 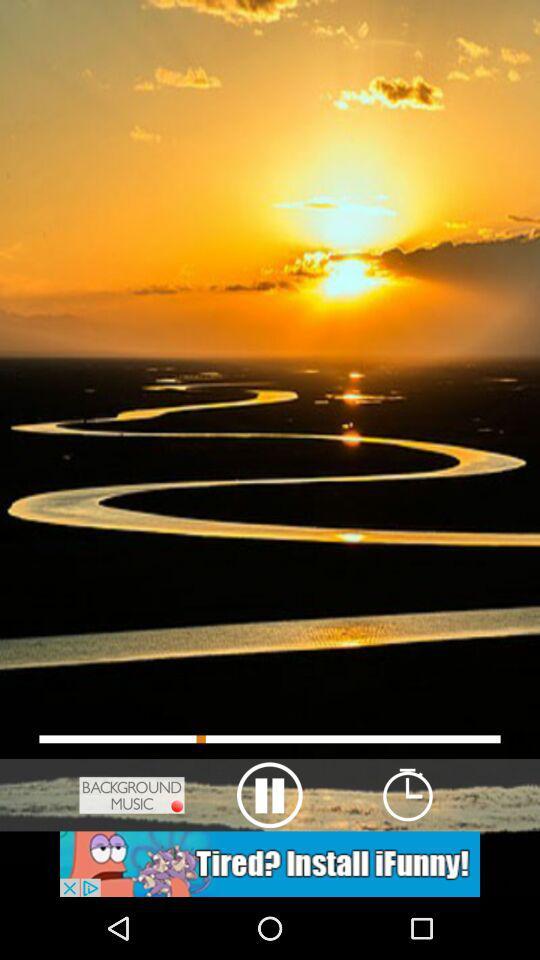 What do you see at coordinates (270, 863) in the screenshot?
I see `autoplay option` at bounding box center [270, 863].